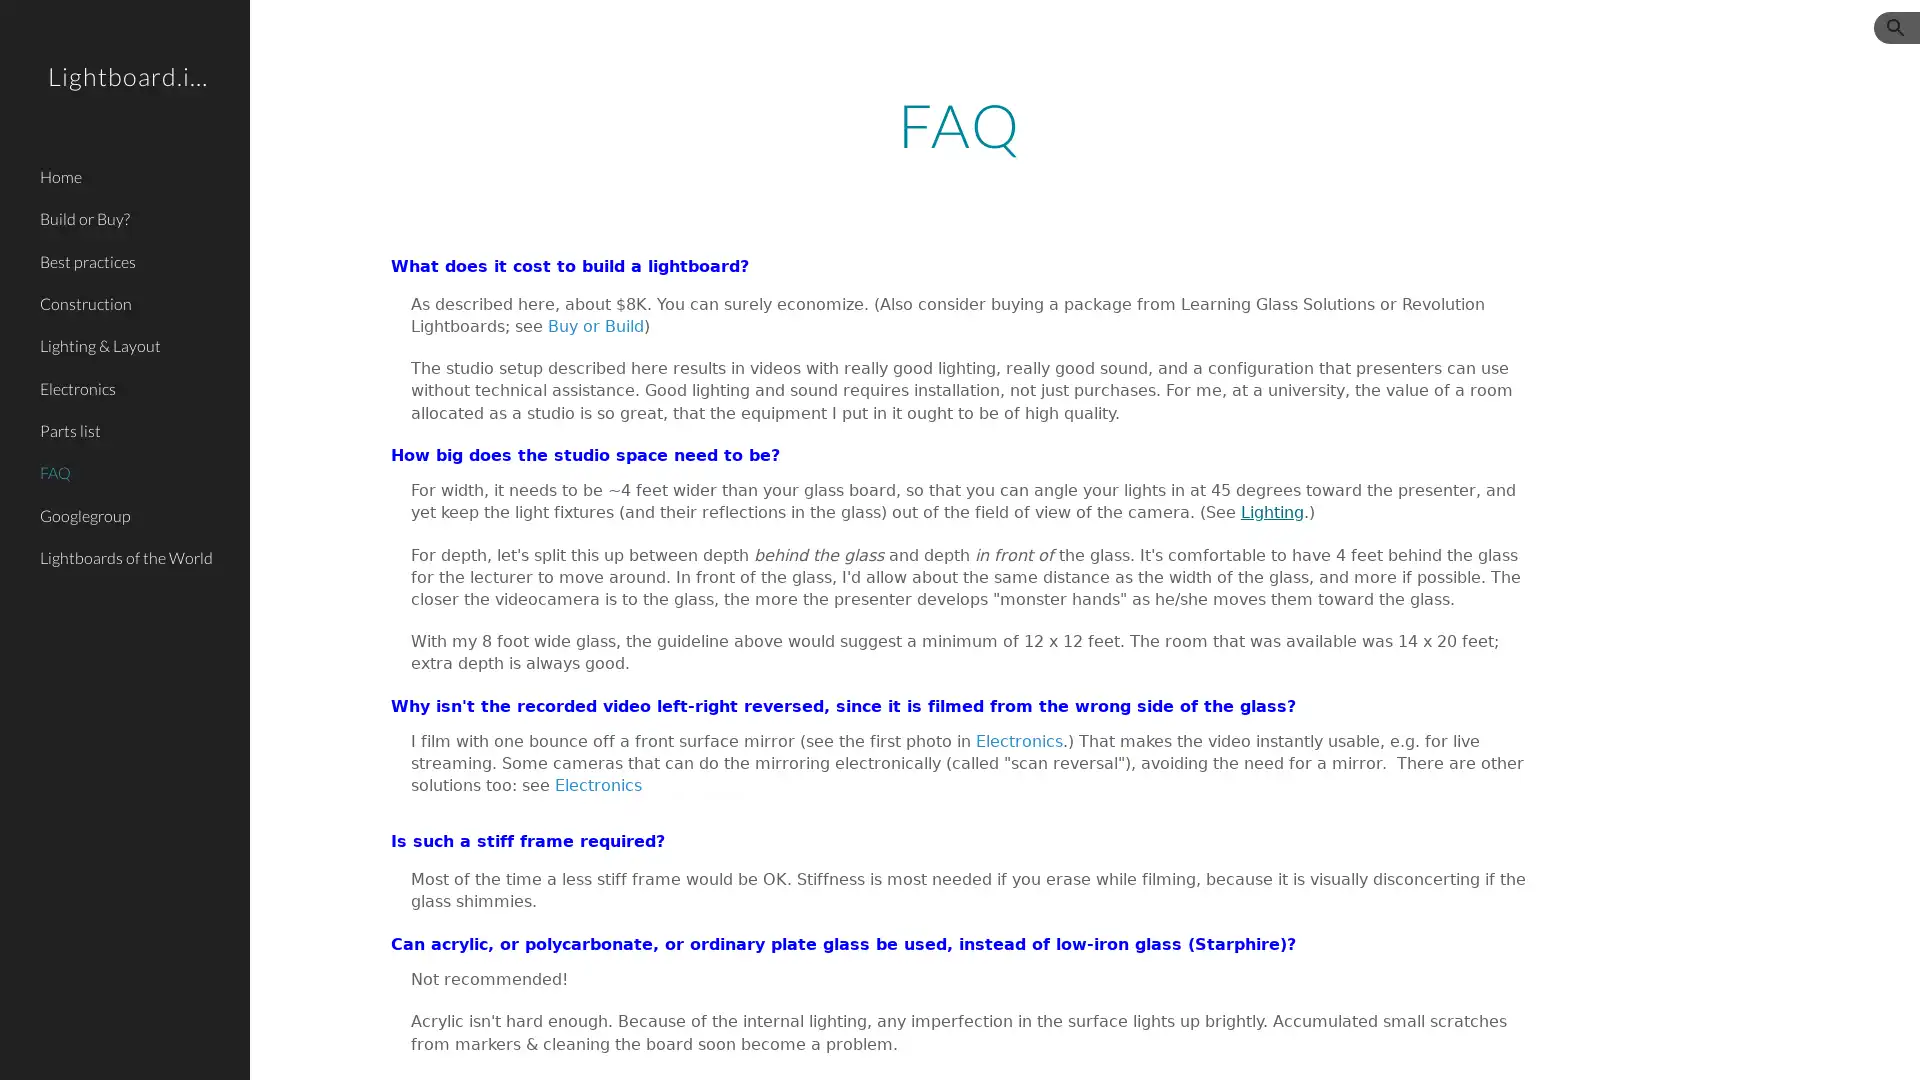 The image size is (1920, 1080). Describe the element at coordinates (787, 37) in the screenshot. I see `Skip to main content` at that location.